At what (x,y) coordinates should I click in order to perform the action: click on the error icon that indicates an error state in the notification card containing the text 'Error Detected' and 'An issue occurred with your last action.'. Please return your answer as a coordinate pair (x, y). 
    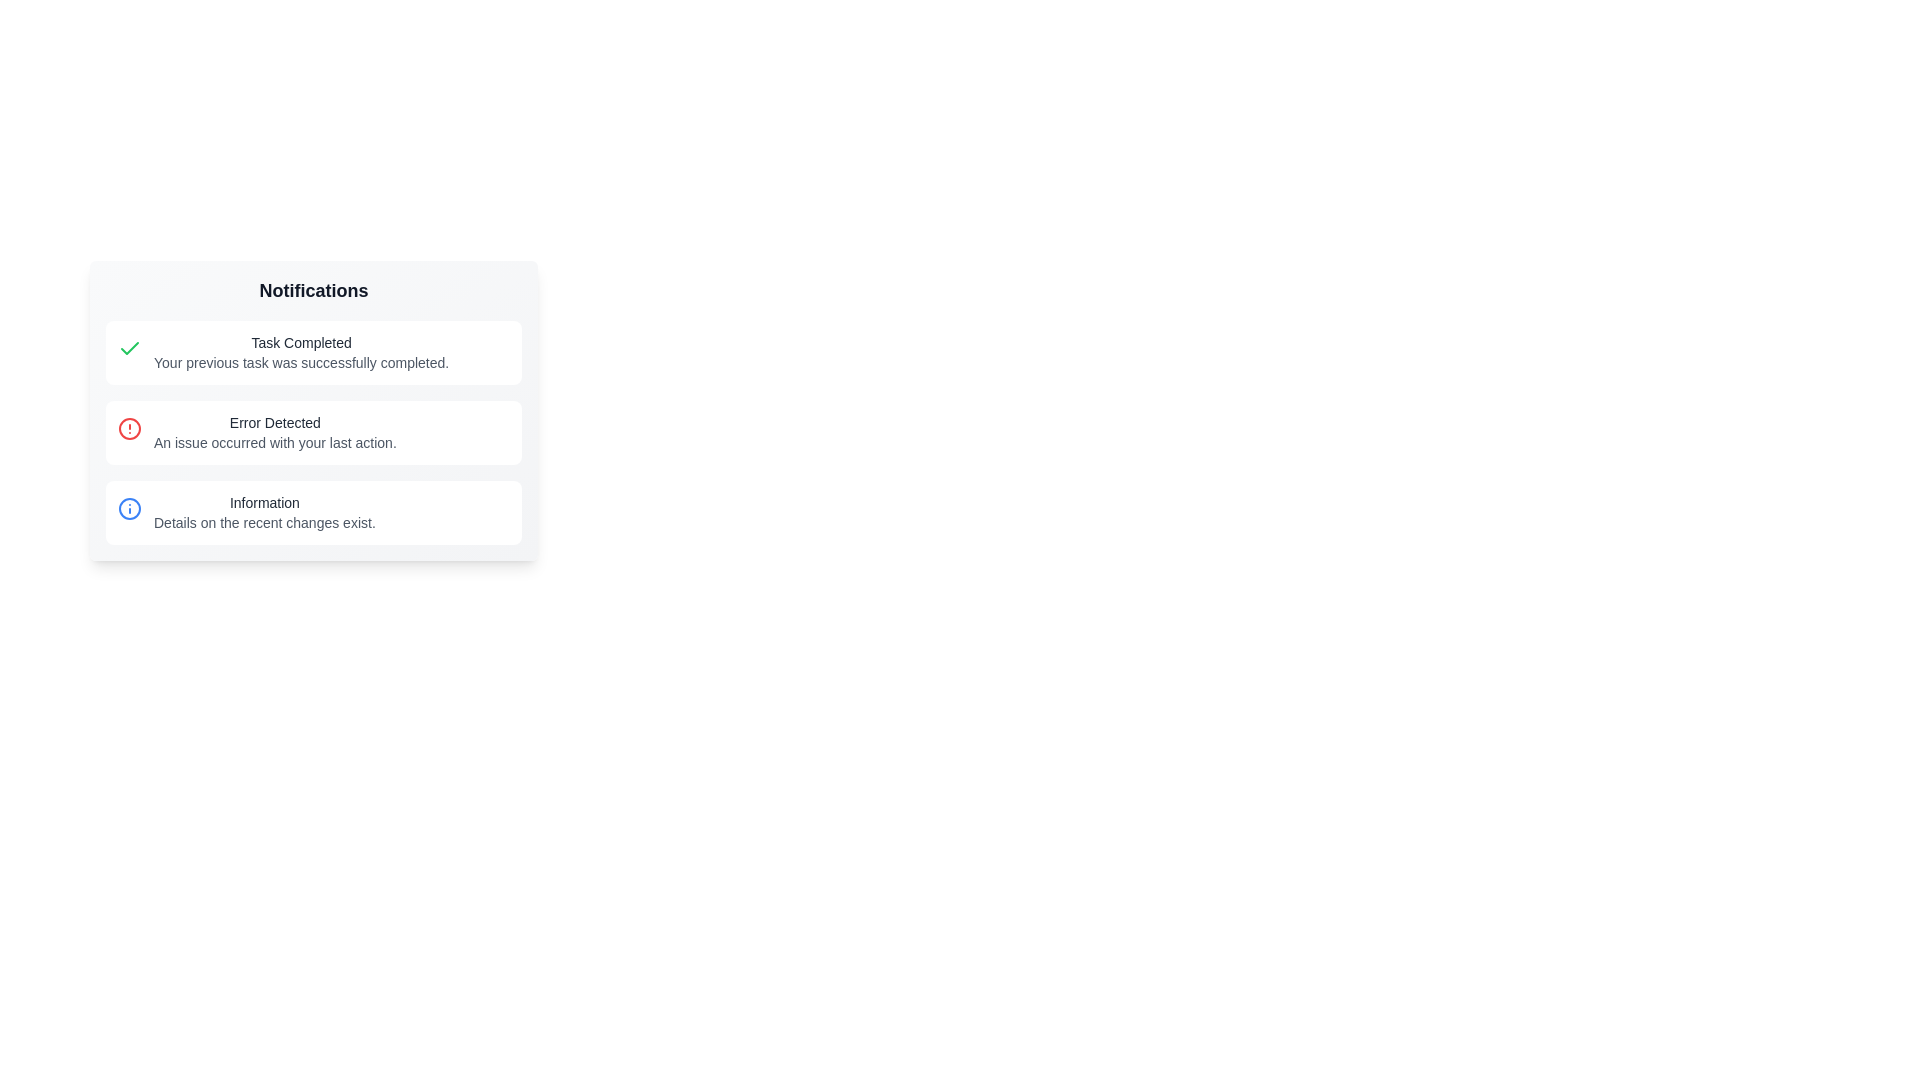
    Looking at the image, I should click on (128, 427).